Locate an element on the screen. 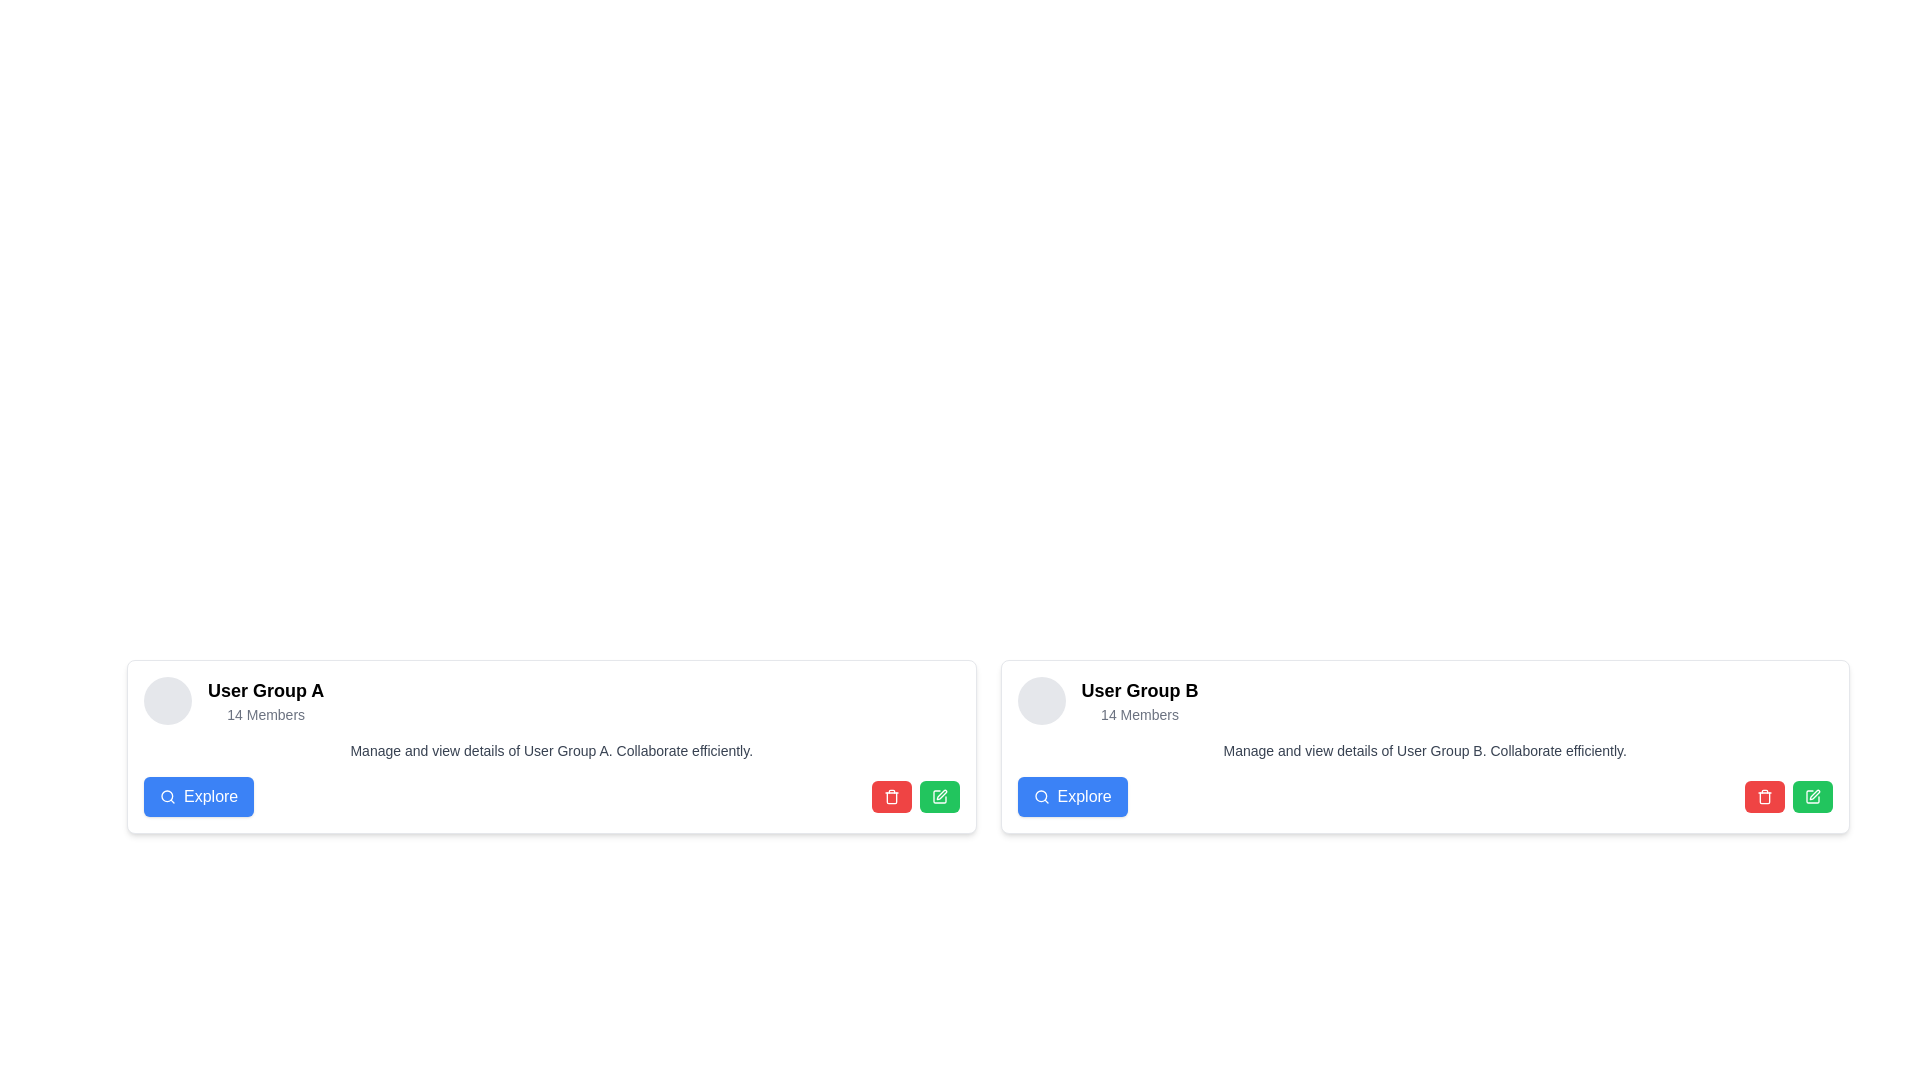 This screenshot has height=1080, width=1920. the edit icon represented by a pencil graphic within a green circular button located at the lower right corner of the 'User Group B' card is located at coordinates (1814, 793).